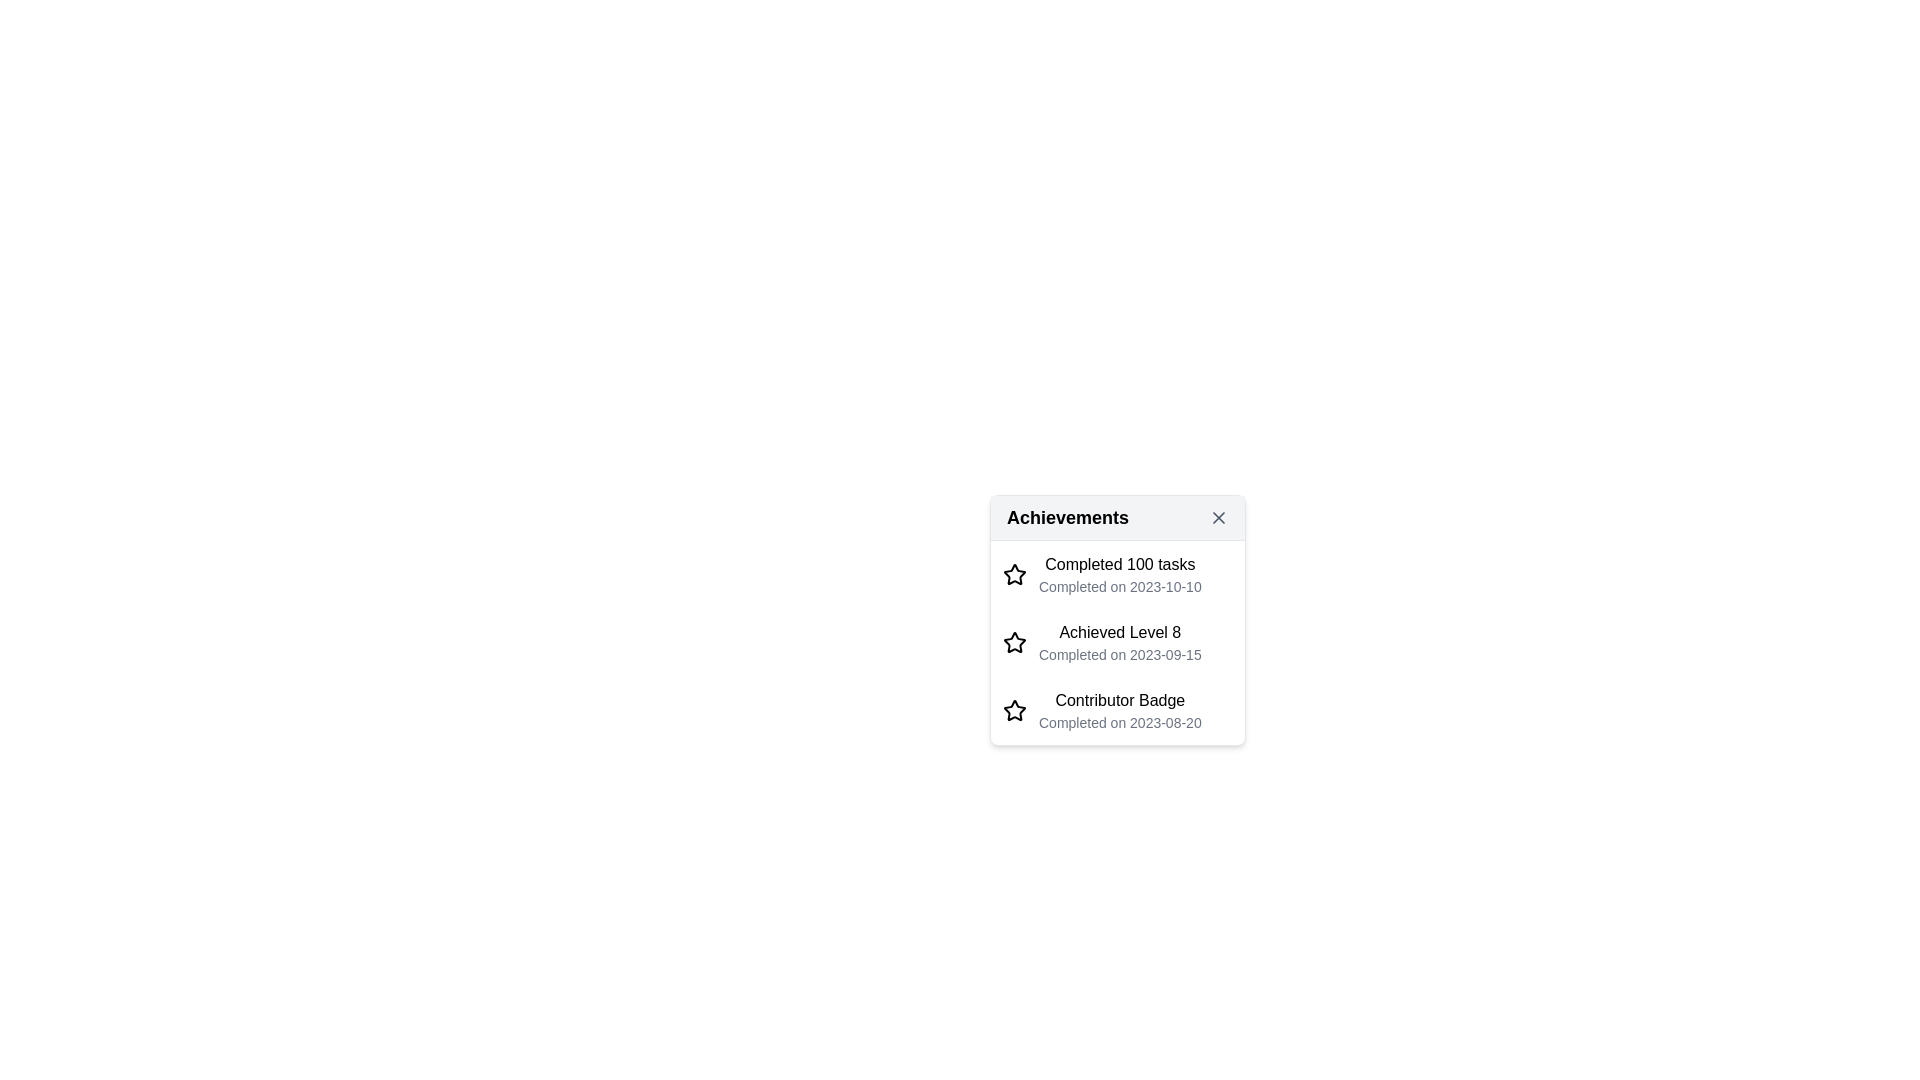 This screenshot has height=1080, width=1920. I want to click on the text label displaying the date 'Completed on 2023-09-15', located directly below 'Achieved Level 8' within the 'Achievements' modal panel, so click(1120, 654).